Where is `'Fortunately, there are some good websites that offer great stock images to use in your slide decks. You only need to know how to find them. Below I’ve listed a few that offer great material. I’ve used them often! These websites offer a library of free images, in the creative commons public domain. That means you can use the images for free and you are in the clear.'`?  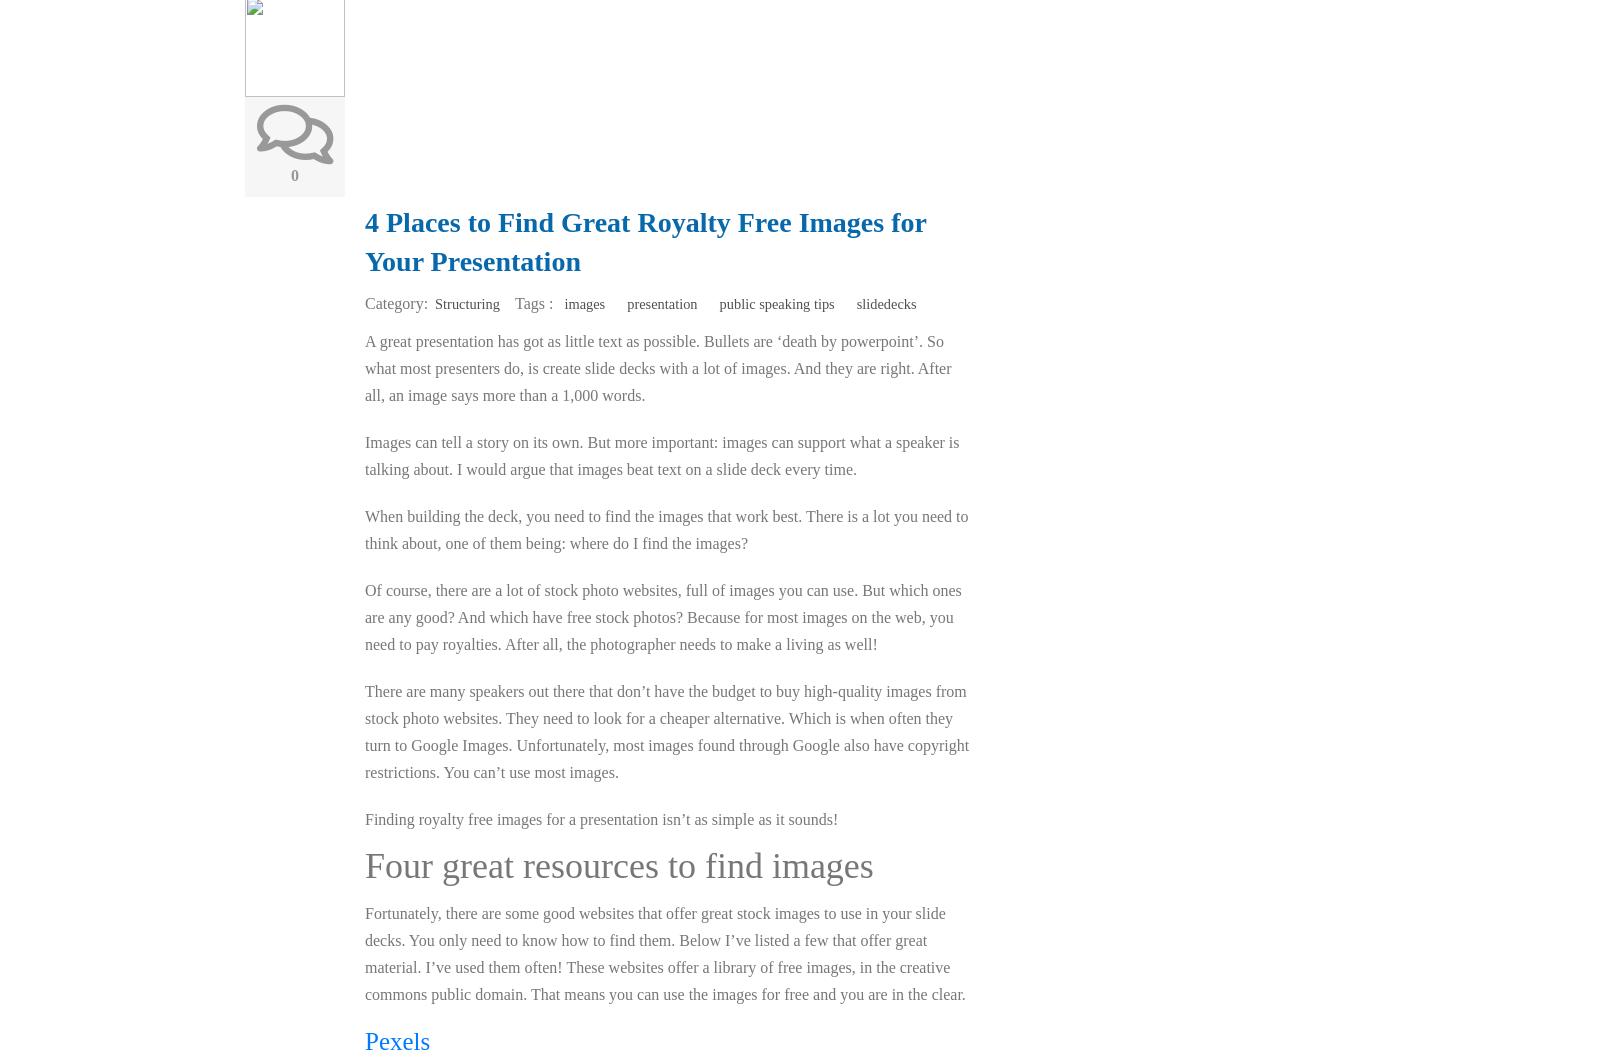 'Fortunately, there are some good websites that offer great stock images to use in your slide decks. You only need to know how to find them. Below I’ve listed a few that offer great material. I’ve used them often! These websites offer a library of free images, in the creative commons public domain. That means you can use the images for free and you are in the clear.' is located at coordinates (664, 952).